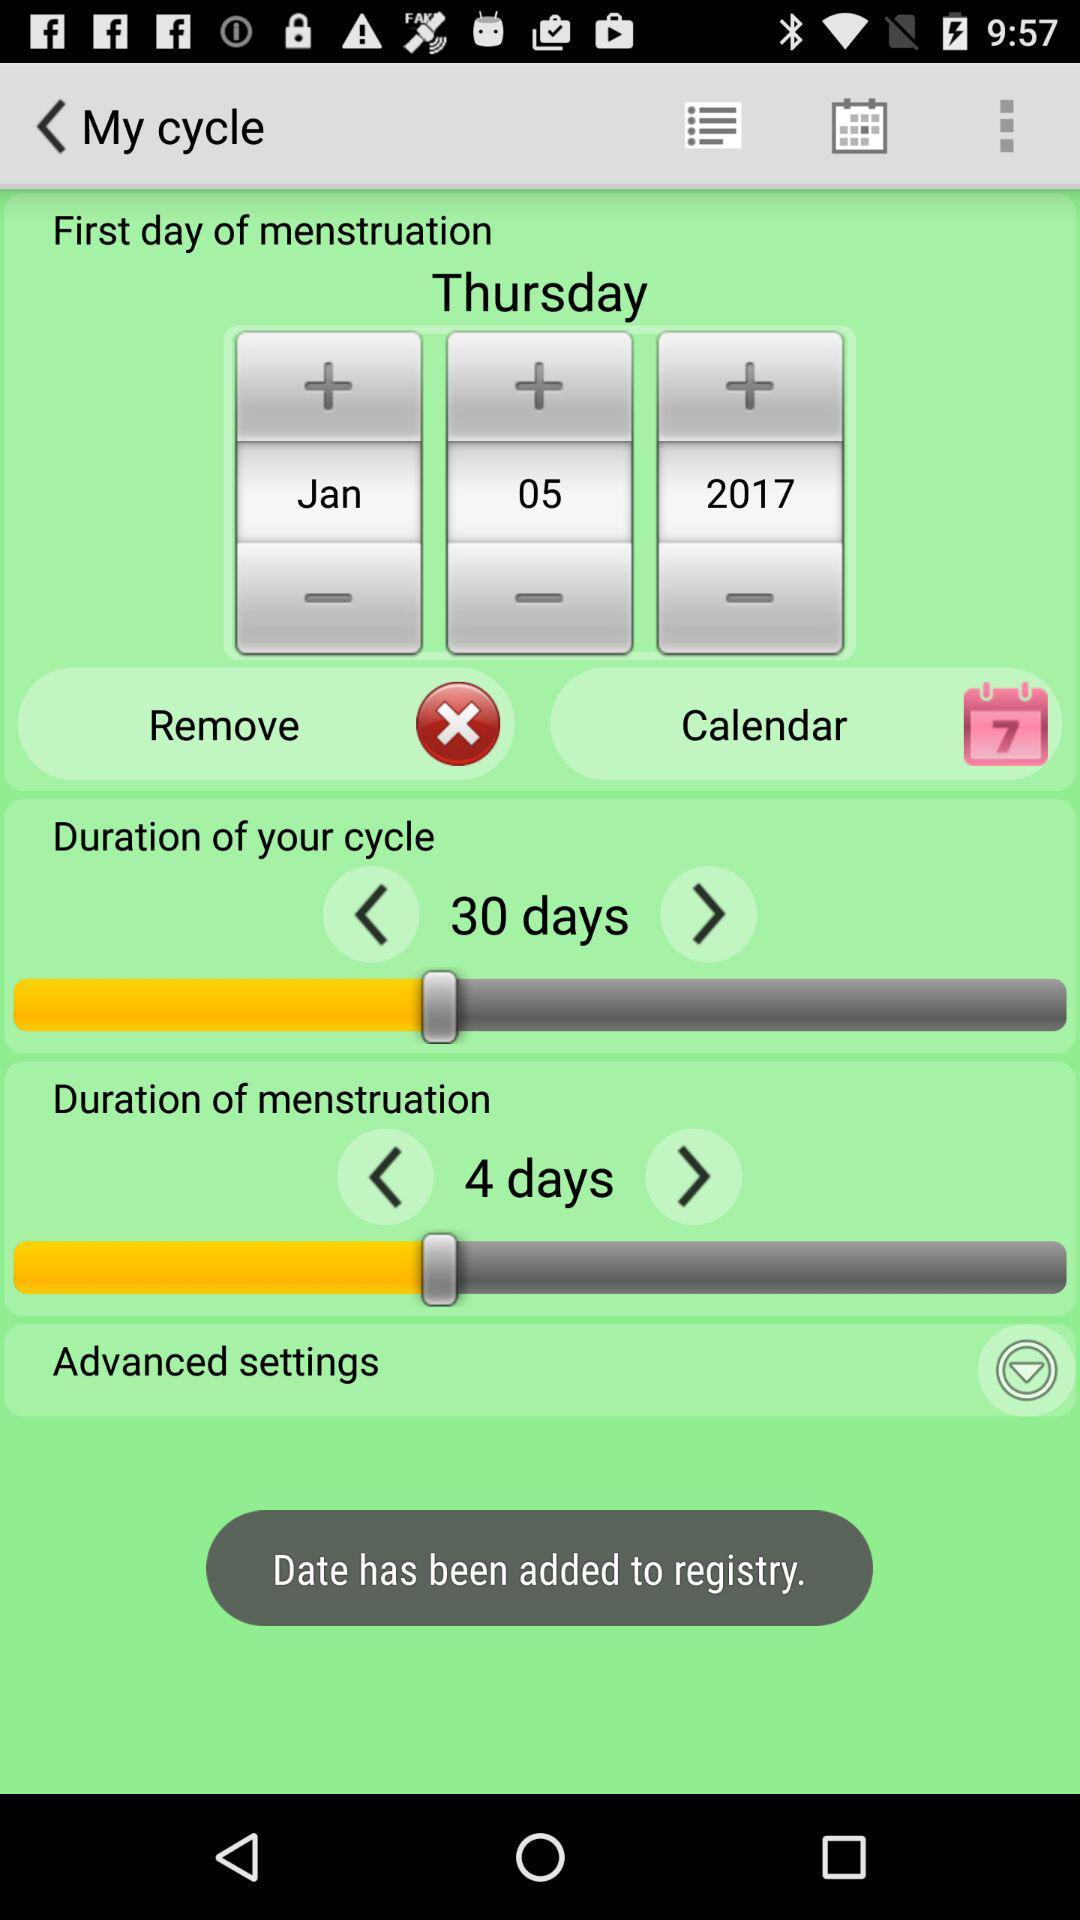 The width and height of the screenshot is (1080, 1920). What do you see at coordinates (385, 1176) in the screenshot?
I see `back icon` at bounding box center [385, 1176].